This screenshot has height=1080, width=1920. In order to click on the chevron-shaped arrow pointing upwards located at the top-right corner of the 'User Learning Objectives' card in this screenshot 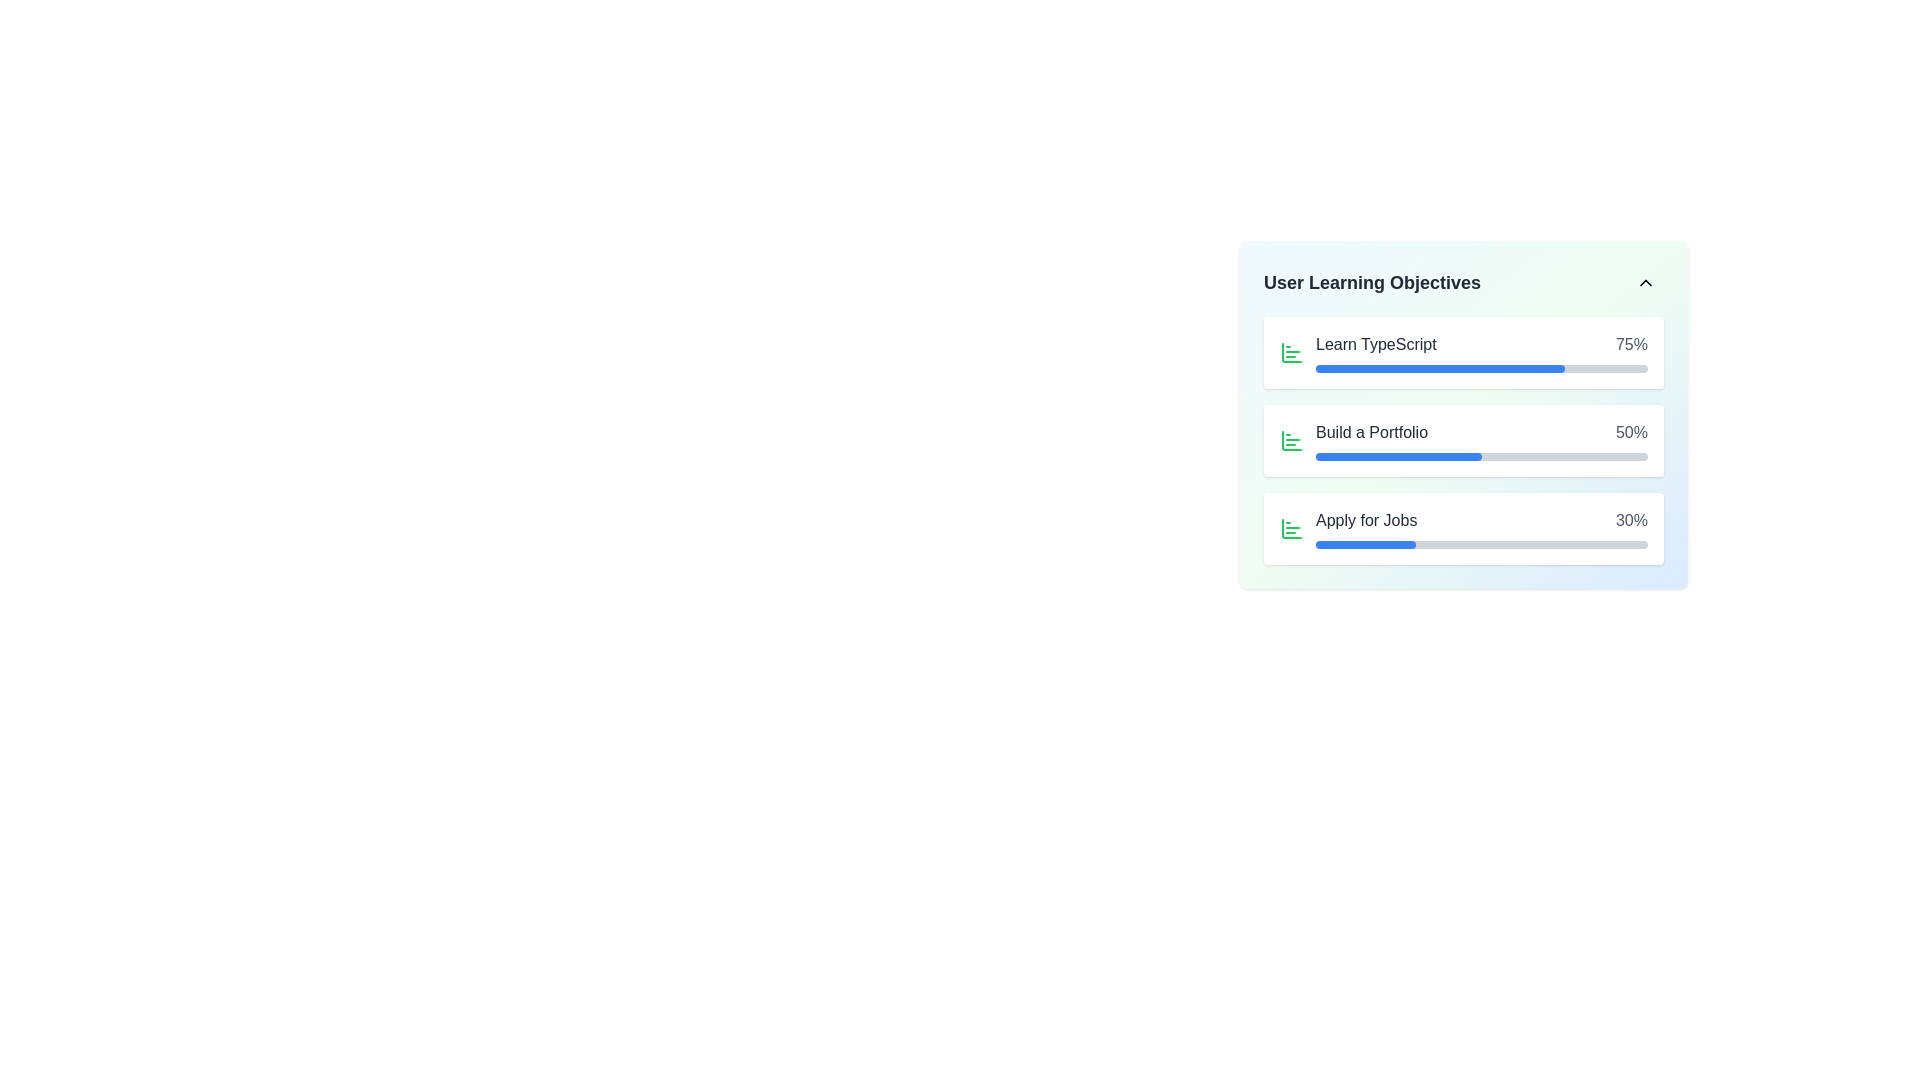, I will do `click(1646, 282)`.